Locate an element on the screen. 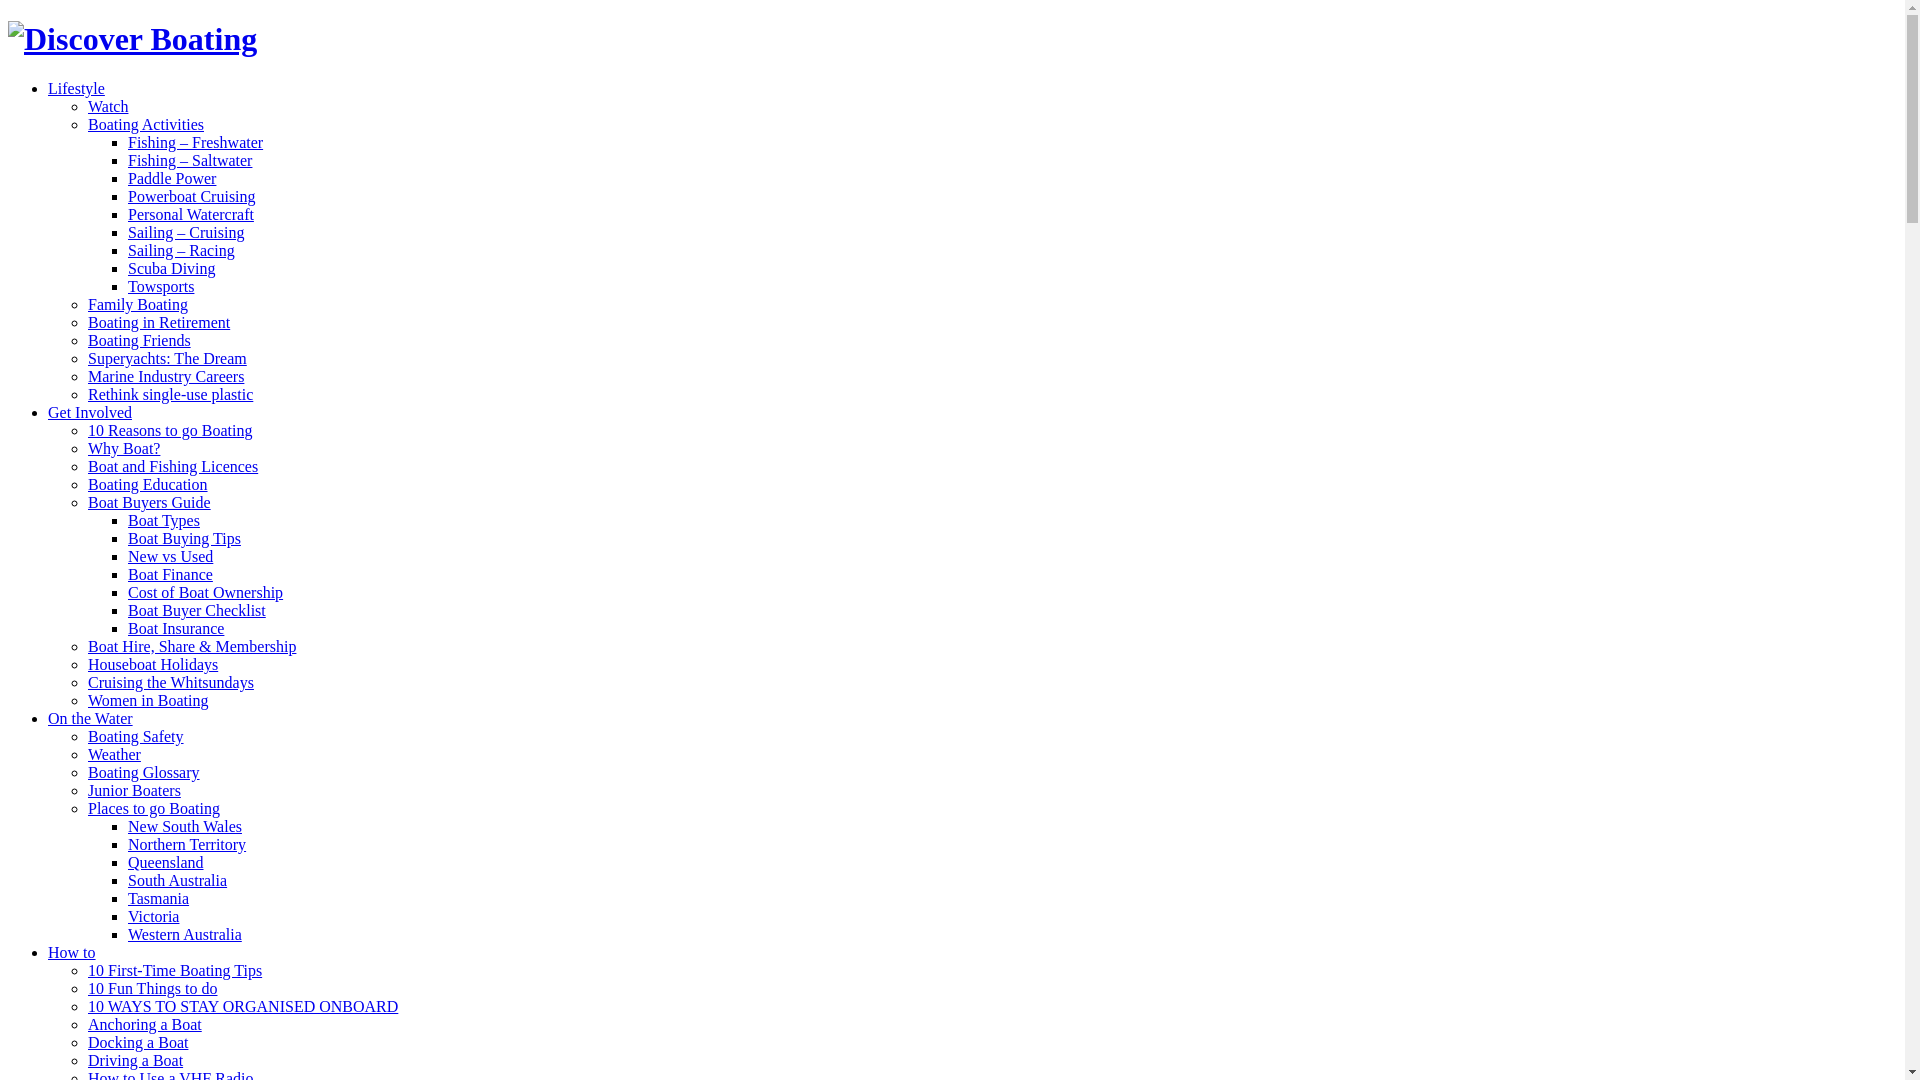 The image size is (1920, 1080). 'Boating Activities' is located at coordinates (144, 124).